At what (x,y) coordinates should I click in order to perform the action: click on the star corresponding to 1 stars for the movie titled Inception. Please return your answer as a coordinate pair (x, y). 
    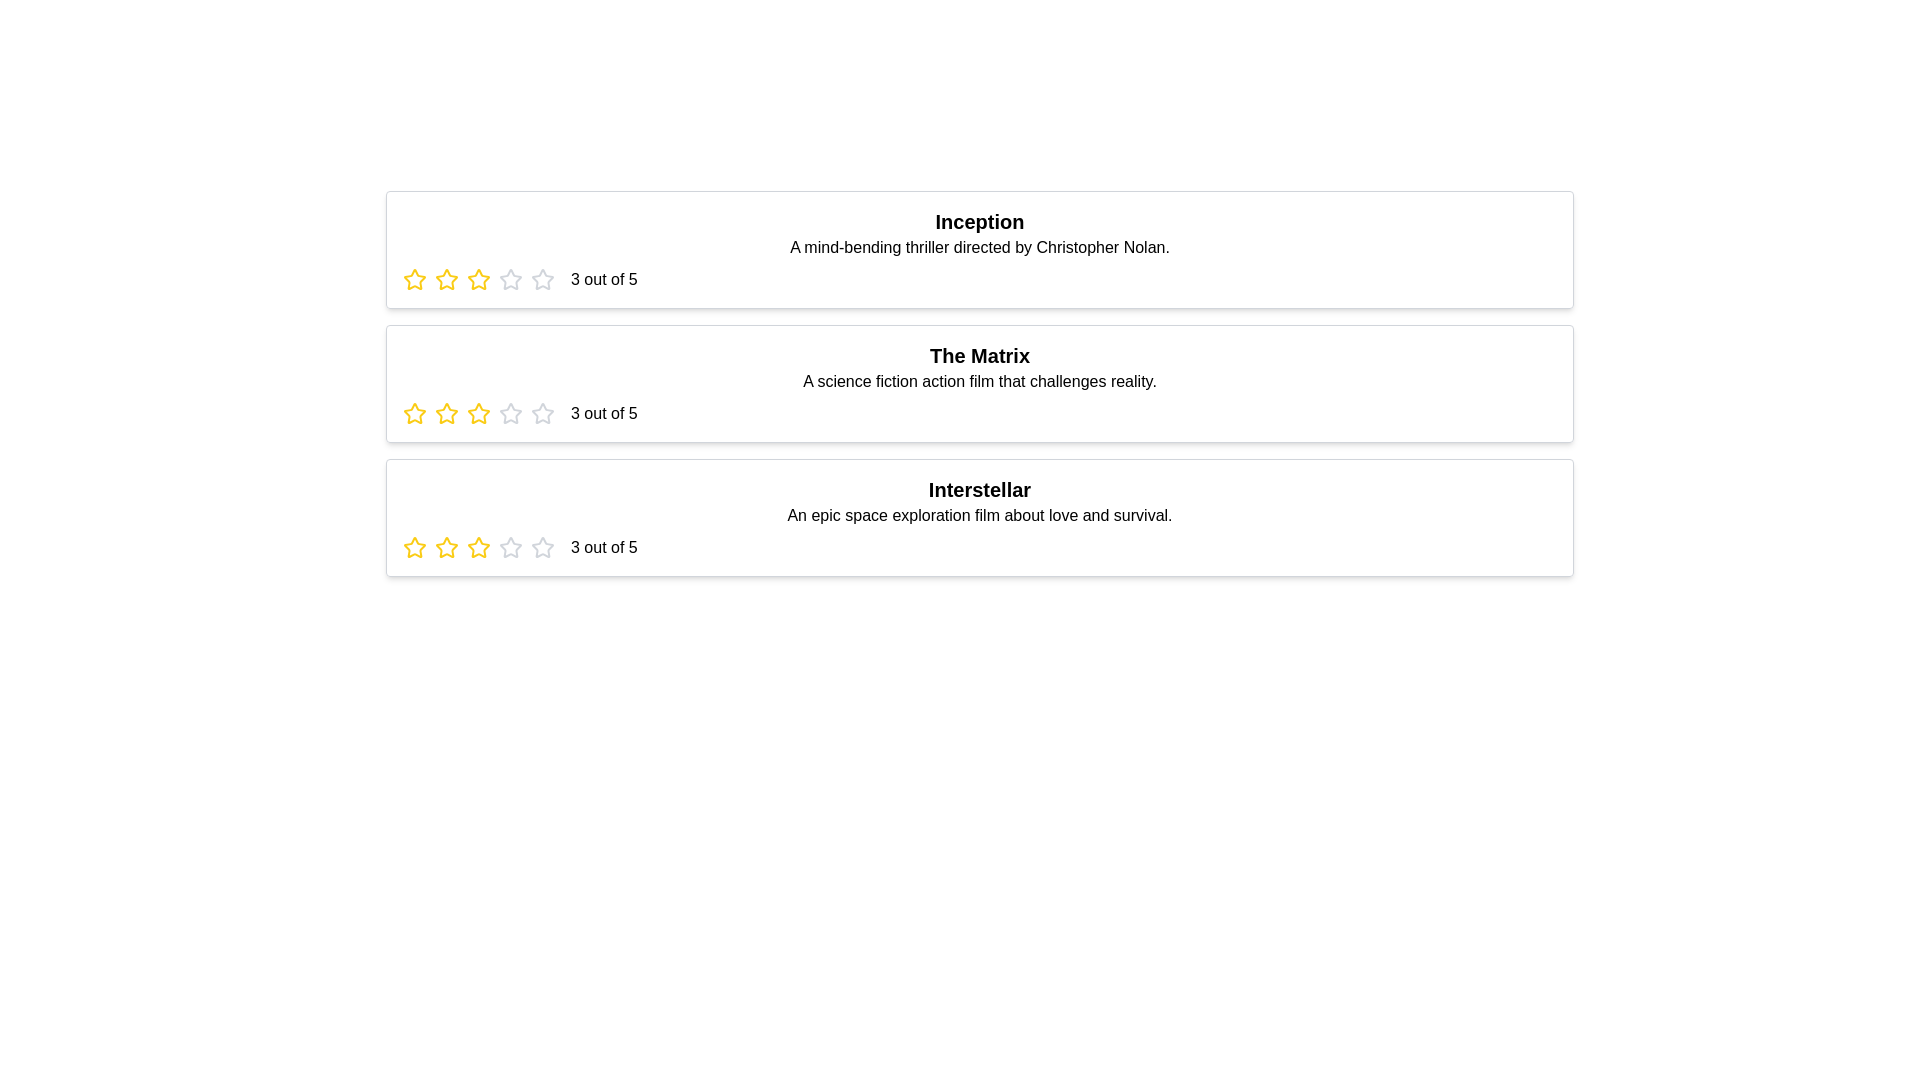
    Looking at the image, I should click on (413, 280).